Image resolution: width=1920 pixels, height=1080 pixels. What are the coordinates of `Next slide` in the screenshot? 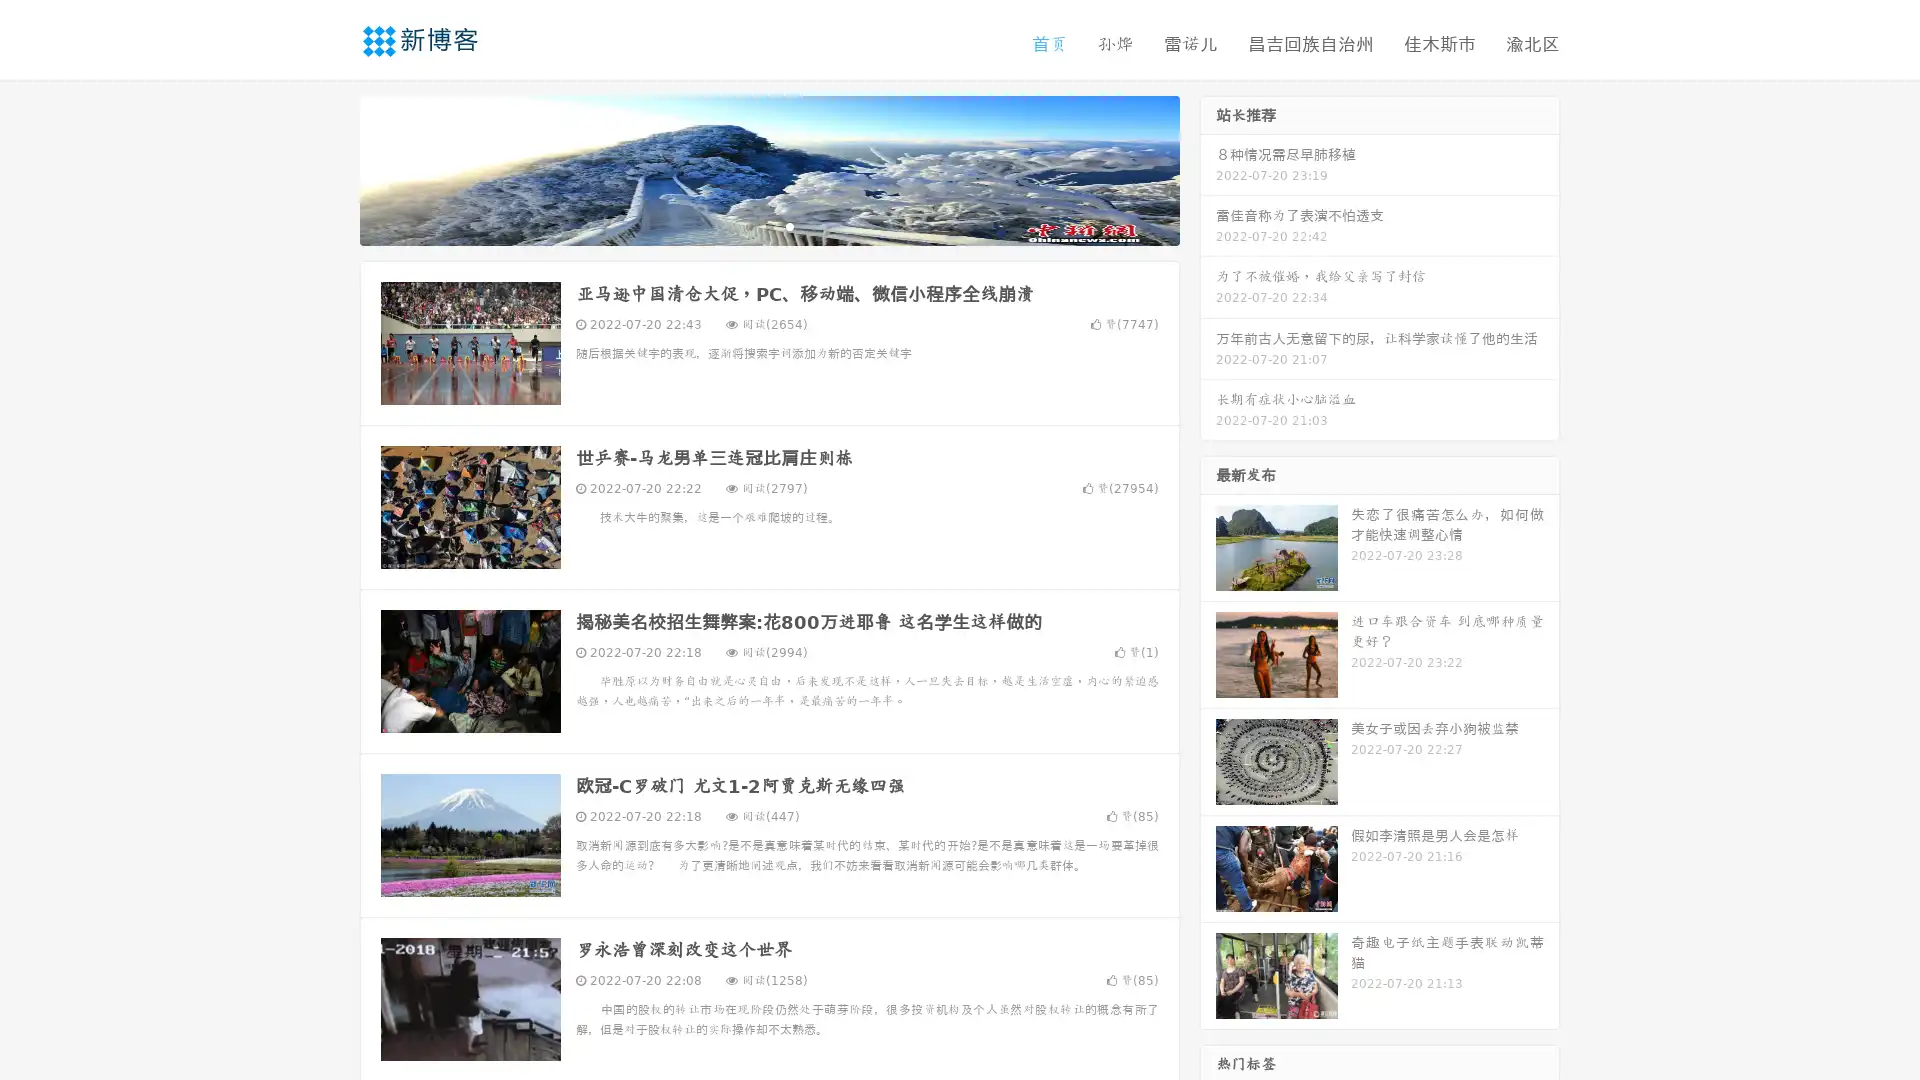 It's located at (1208, 168).